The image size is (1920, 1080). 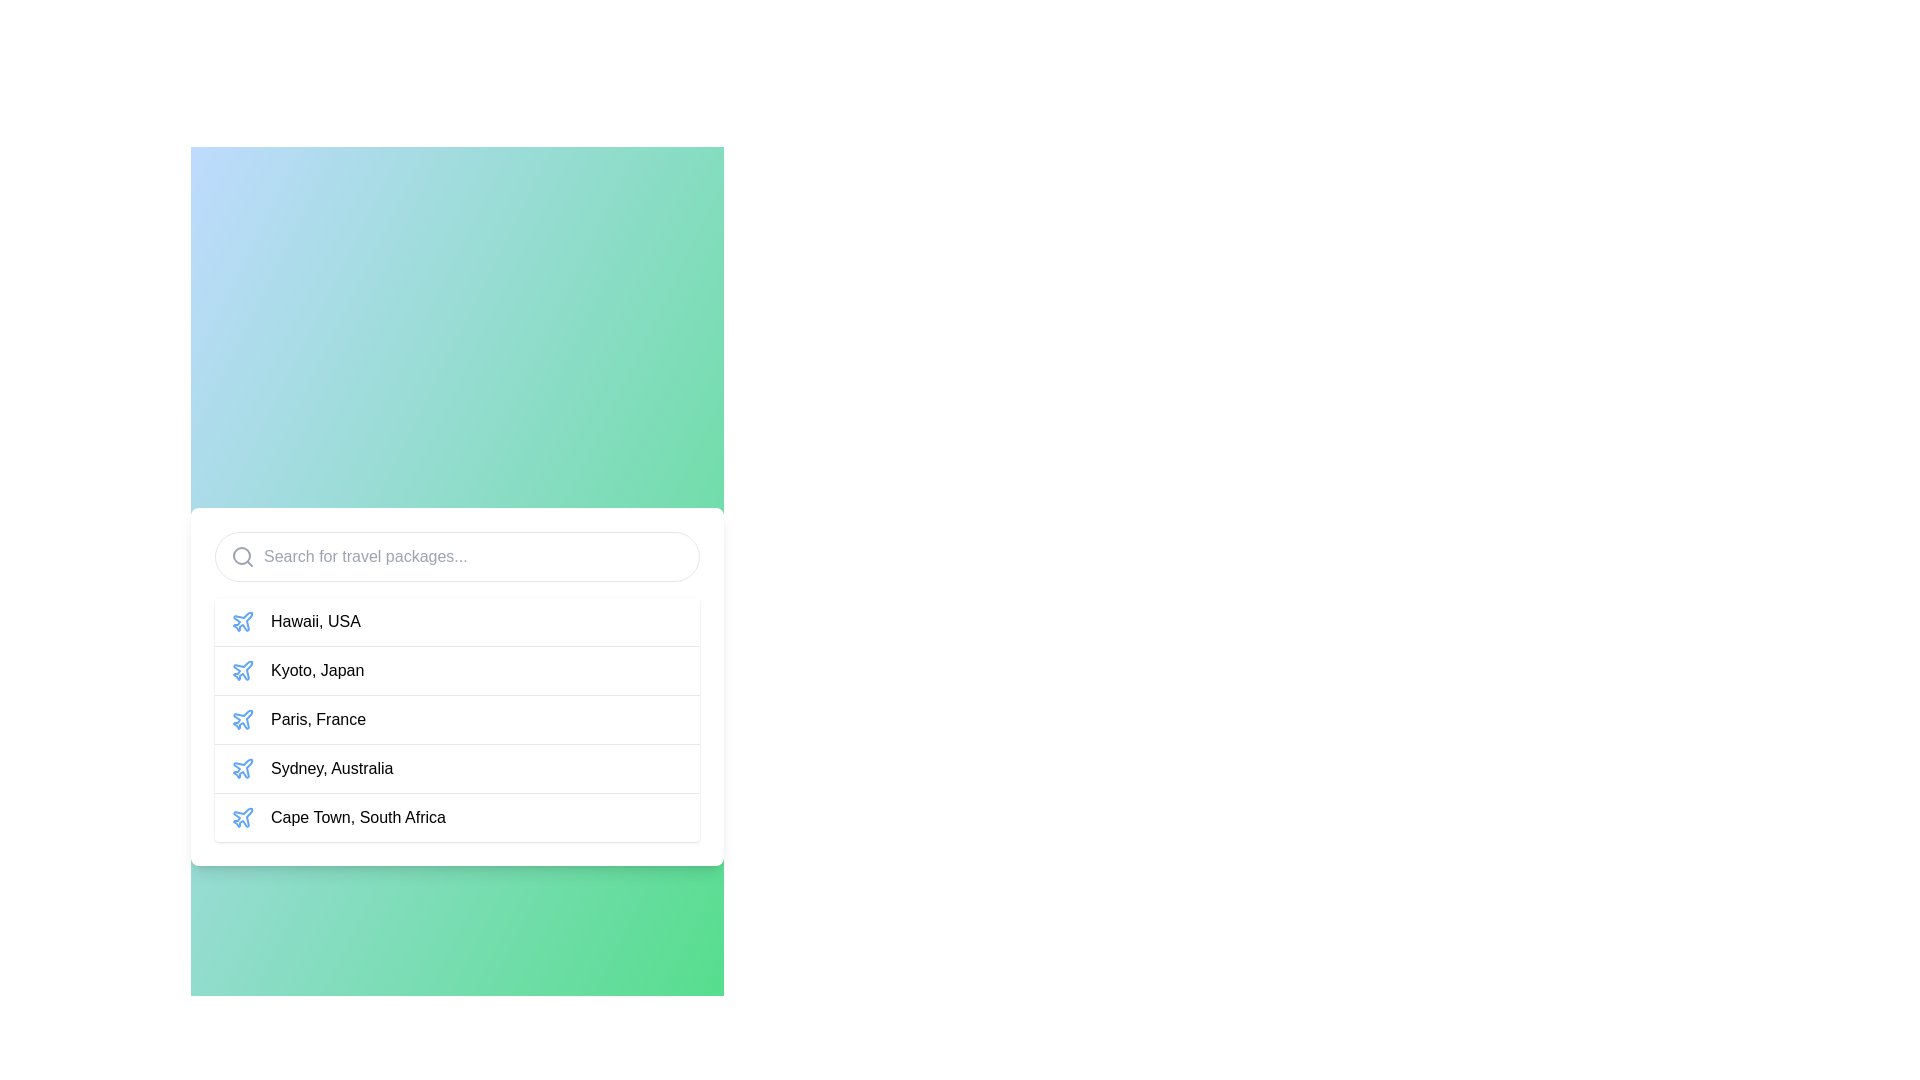 What do you see at coordinates (314, 620) in the screenshot?
I see `the text label that reads 'Hawaii, USA'` at bounding box center [314, 620].